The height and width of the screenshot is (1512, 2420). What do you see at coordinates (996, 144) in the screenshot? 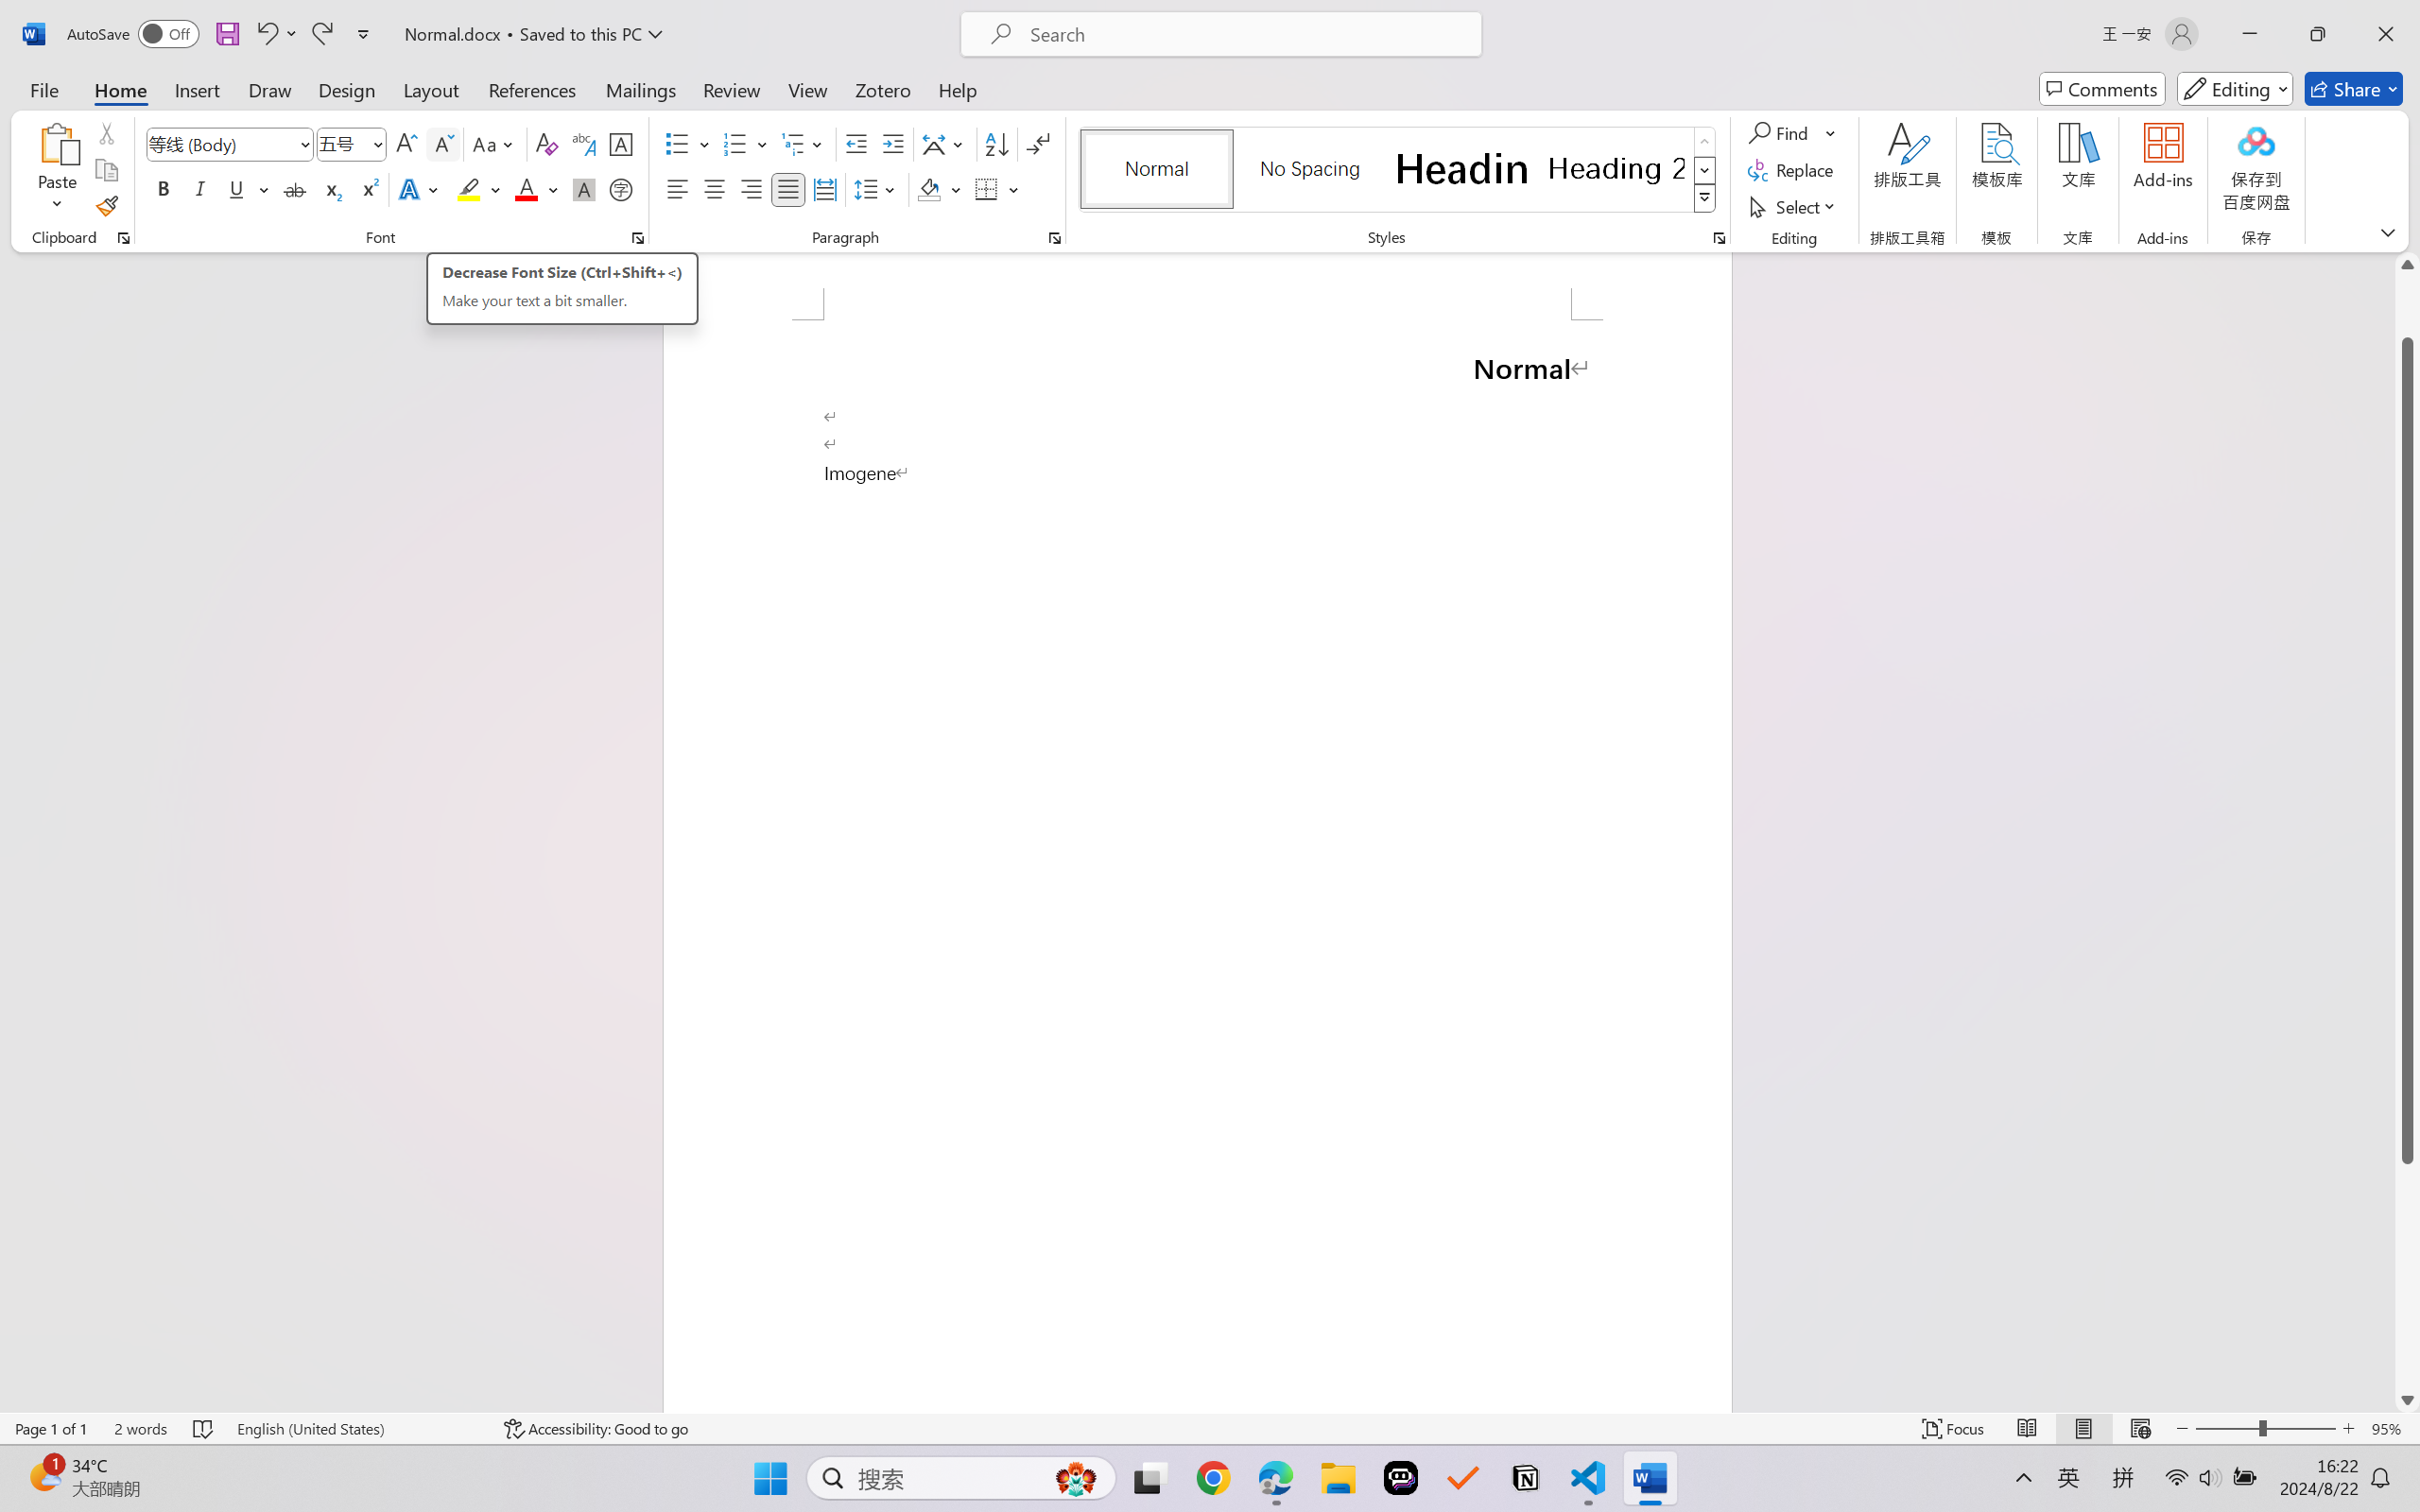
I see `'Sort...'` at bounding box center [996, 144].